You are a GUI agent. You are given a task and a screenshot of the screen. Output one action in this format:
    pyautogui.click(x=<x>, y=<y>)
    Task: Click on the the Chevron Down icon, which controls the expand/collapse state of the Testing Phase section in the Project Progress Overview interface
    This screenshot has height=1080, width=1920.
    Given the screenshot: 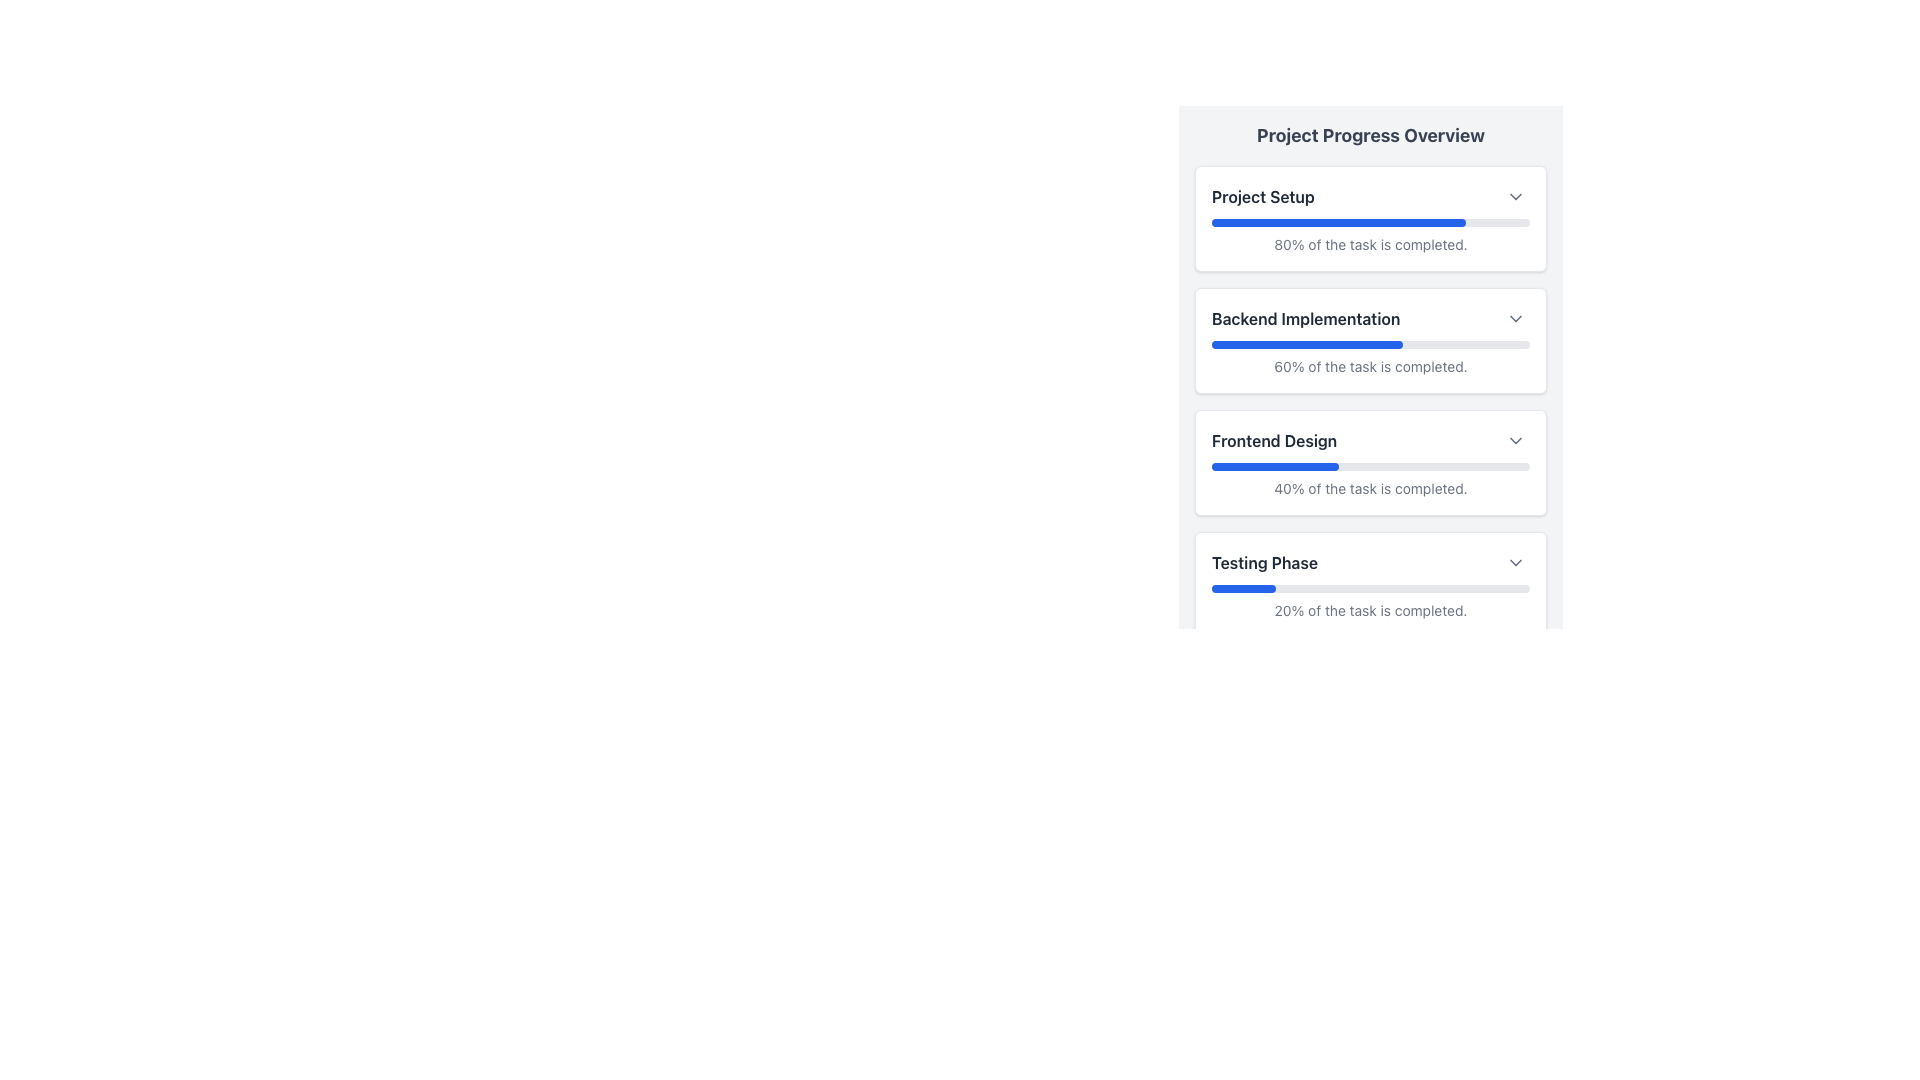 What is the action you would take?
    pyautogui.click(x=1516, y=563)
    